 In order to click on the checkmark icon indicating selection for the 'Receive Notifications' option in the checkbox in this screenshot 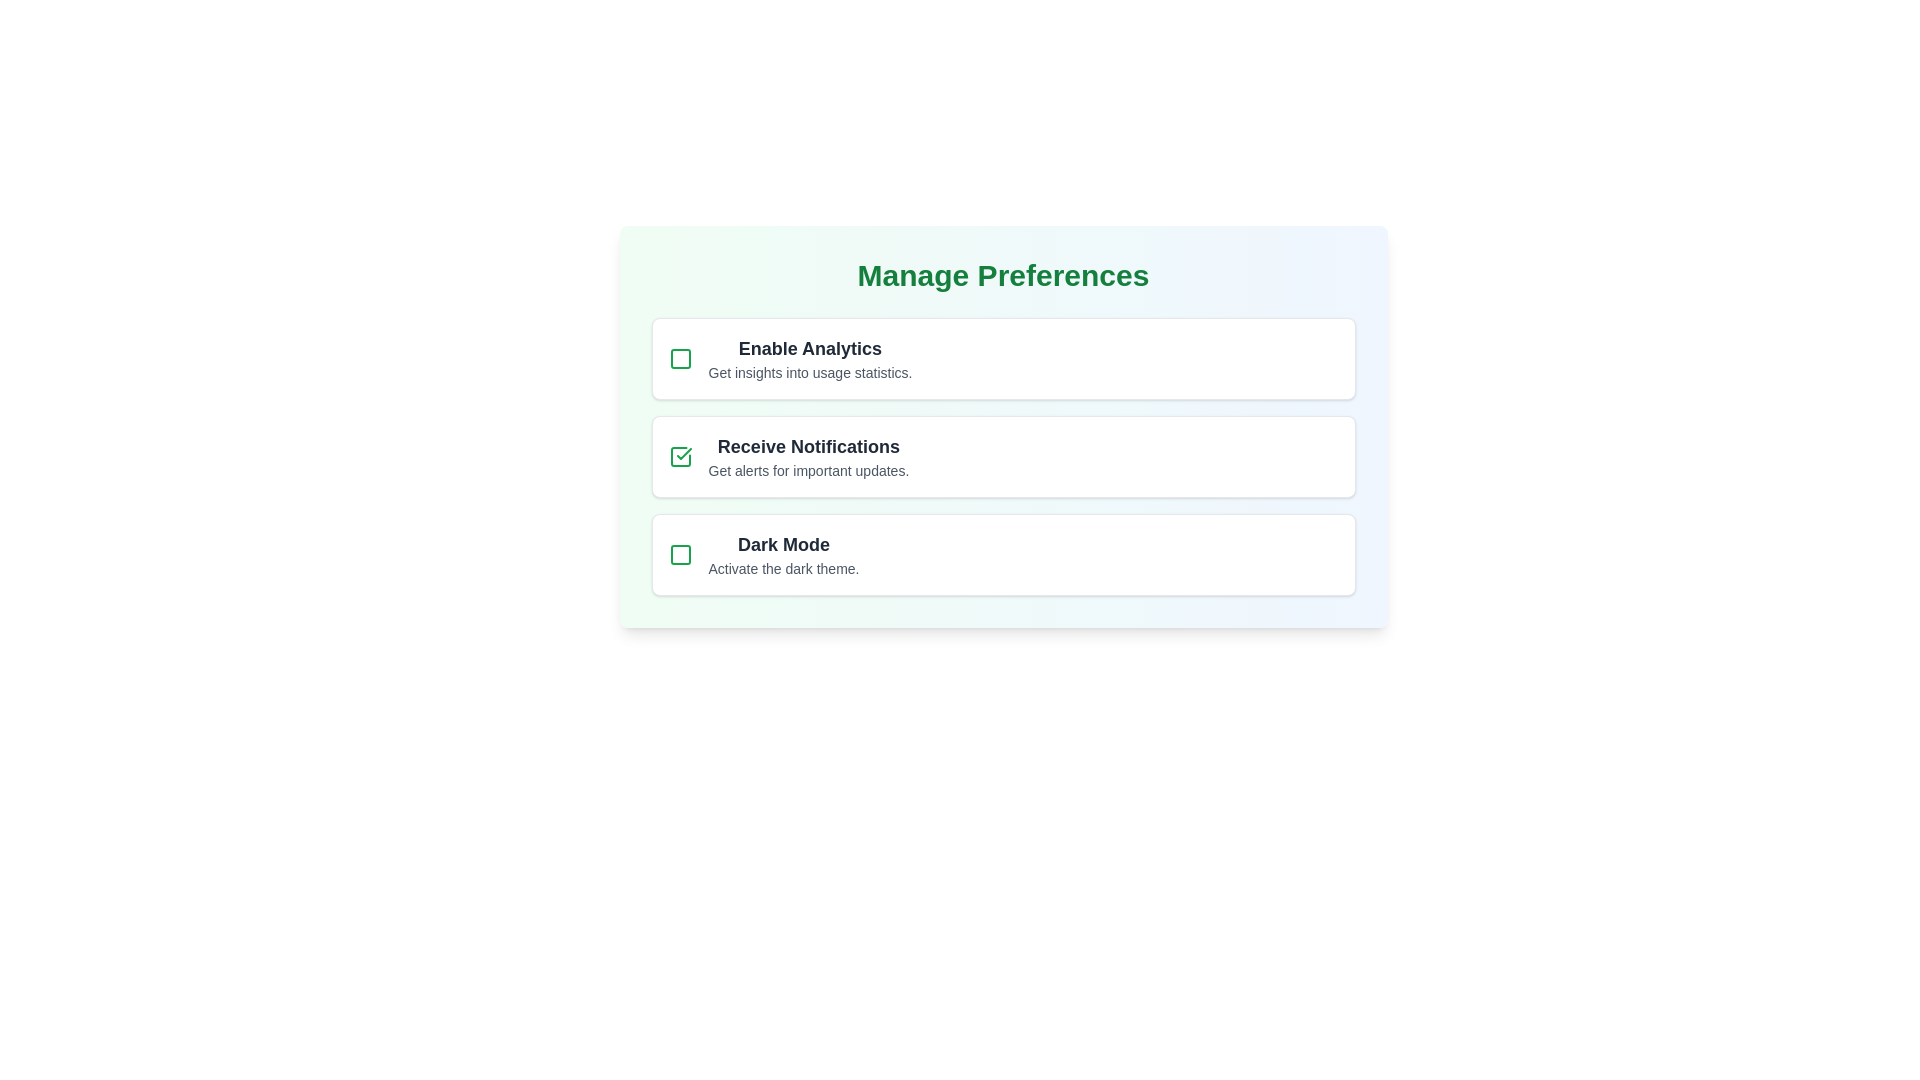, I will do `click(684, 454)`.